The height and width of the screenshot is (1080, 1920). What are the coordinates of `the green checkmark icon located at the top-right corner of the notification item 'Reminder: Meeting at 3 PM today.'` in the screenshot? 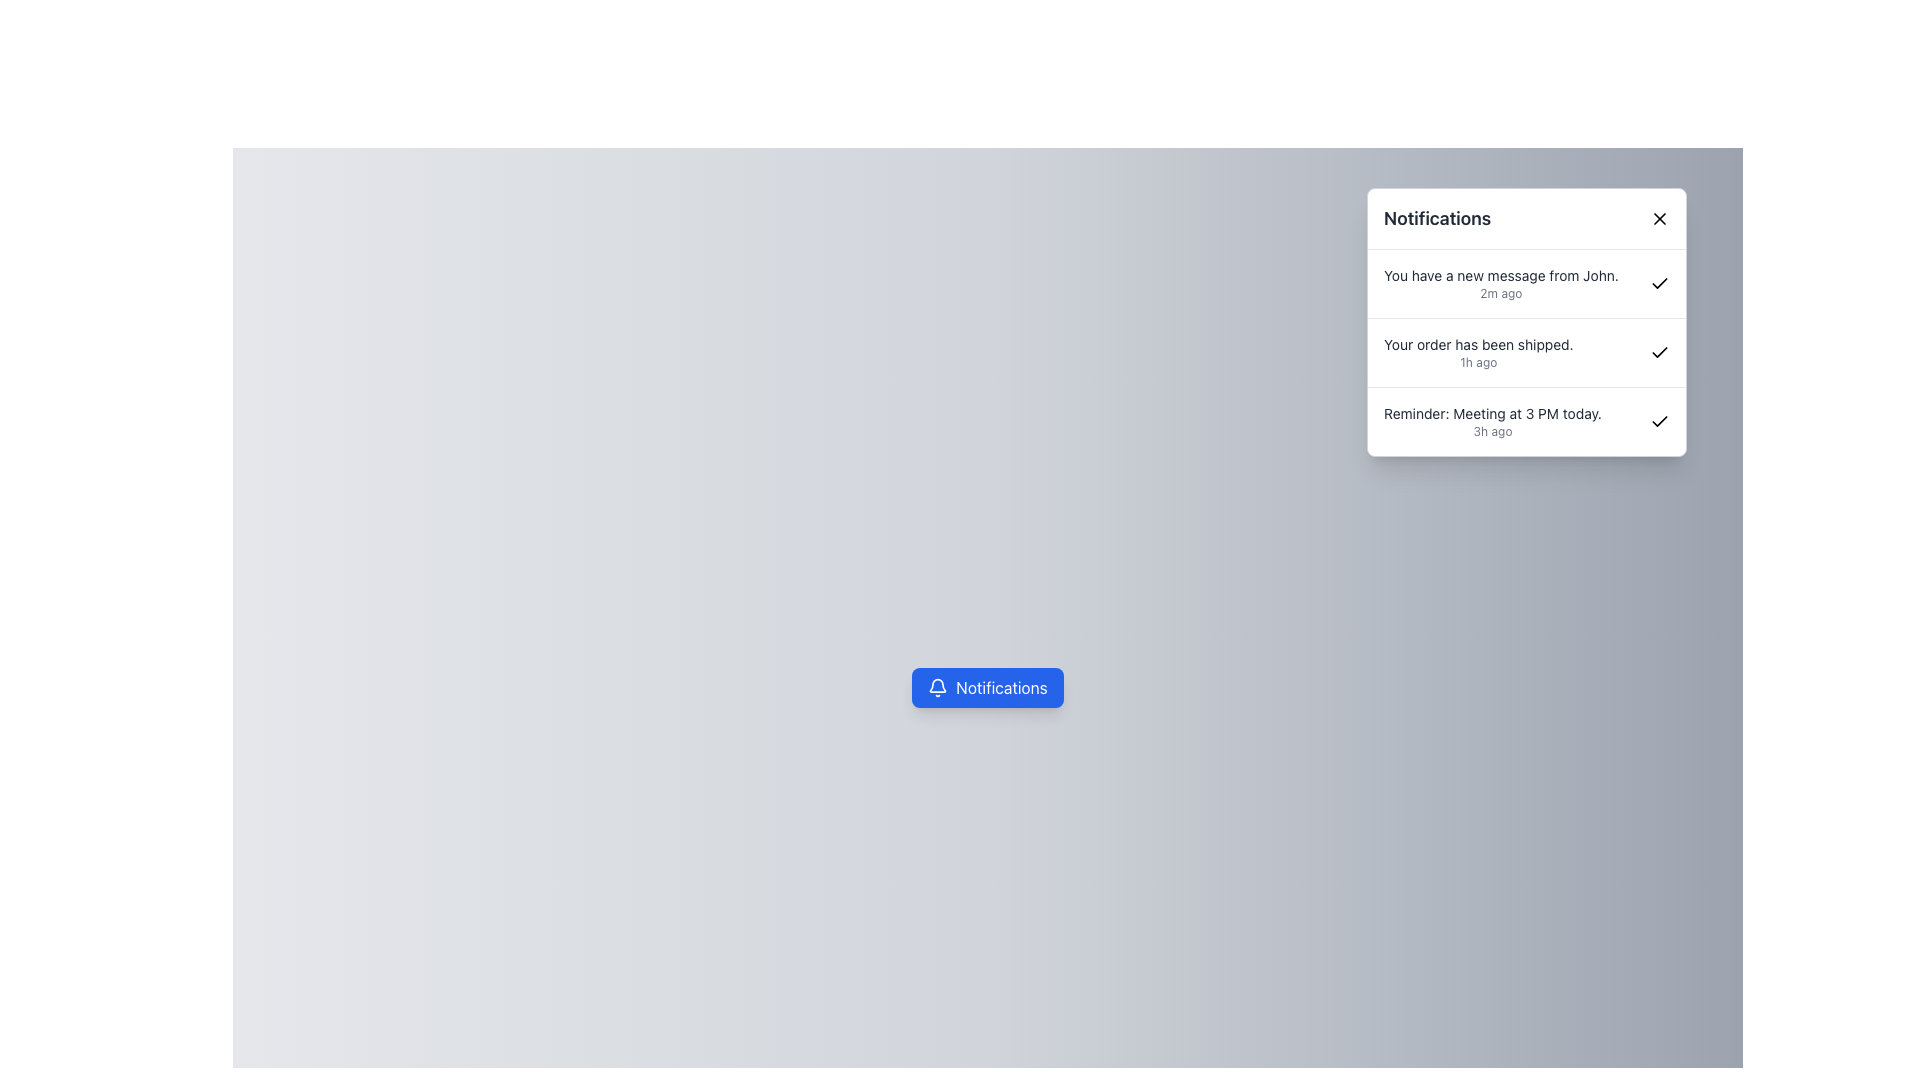 It's located at (1660, 420).